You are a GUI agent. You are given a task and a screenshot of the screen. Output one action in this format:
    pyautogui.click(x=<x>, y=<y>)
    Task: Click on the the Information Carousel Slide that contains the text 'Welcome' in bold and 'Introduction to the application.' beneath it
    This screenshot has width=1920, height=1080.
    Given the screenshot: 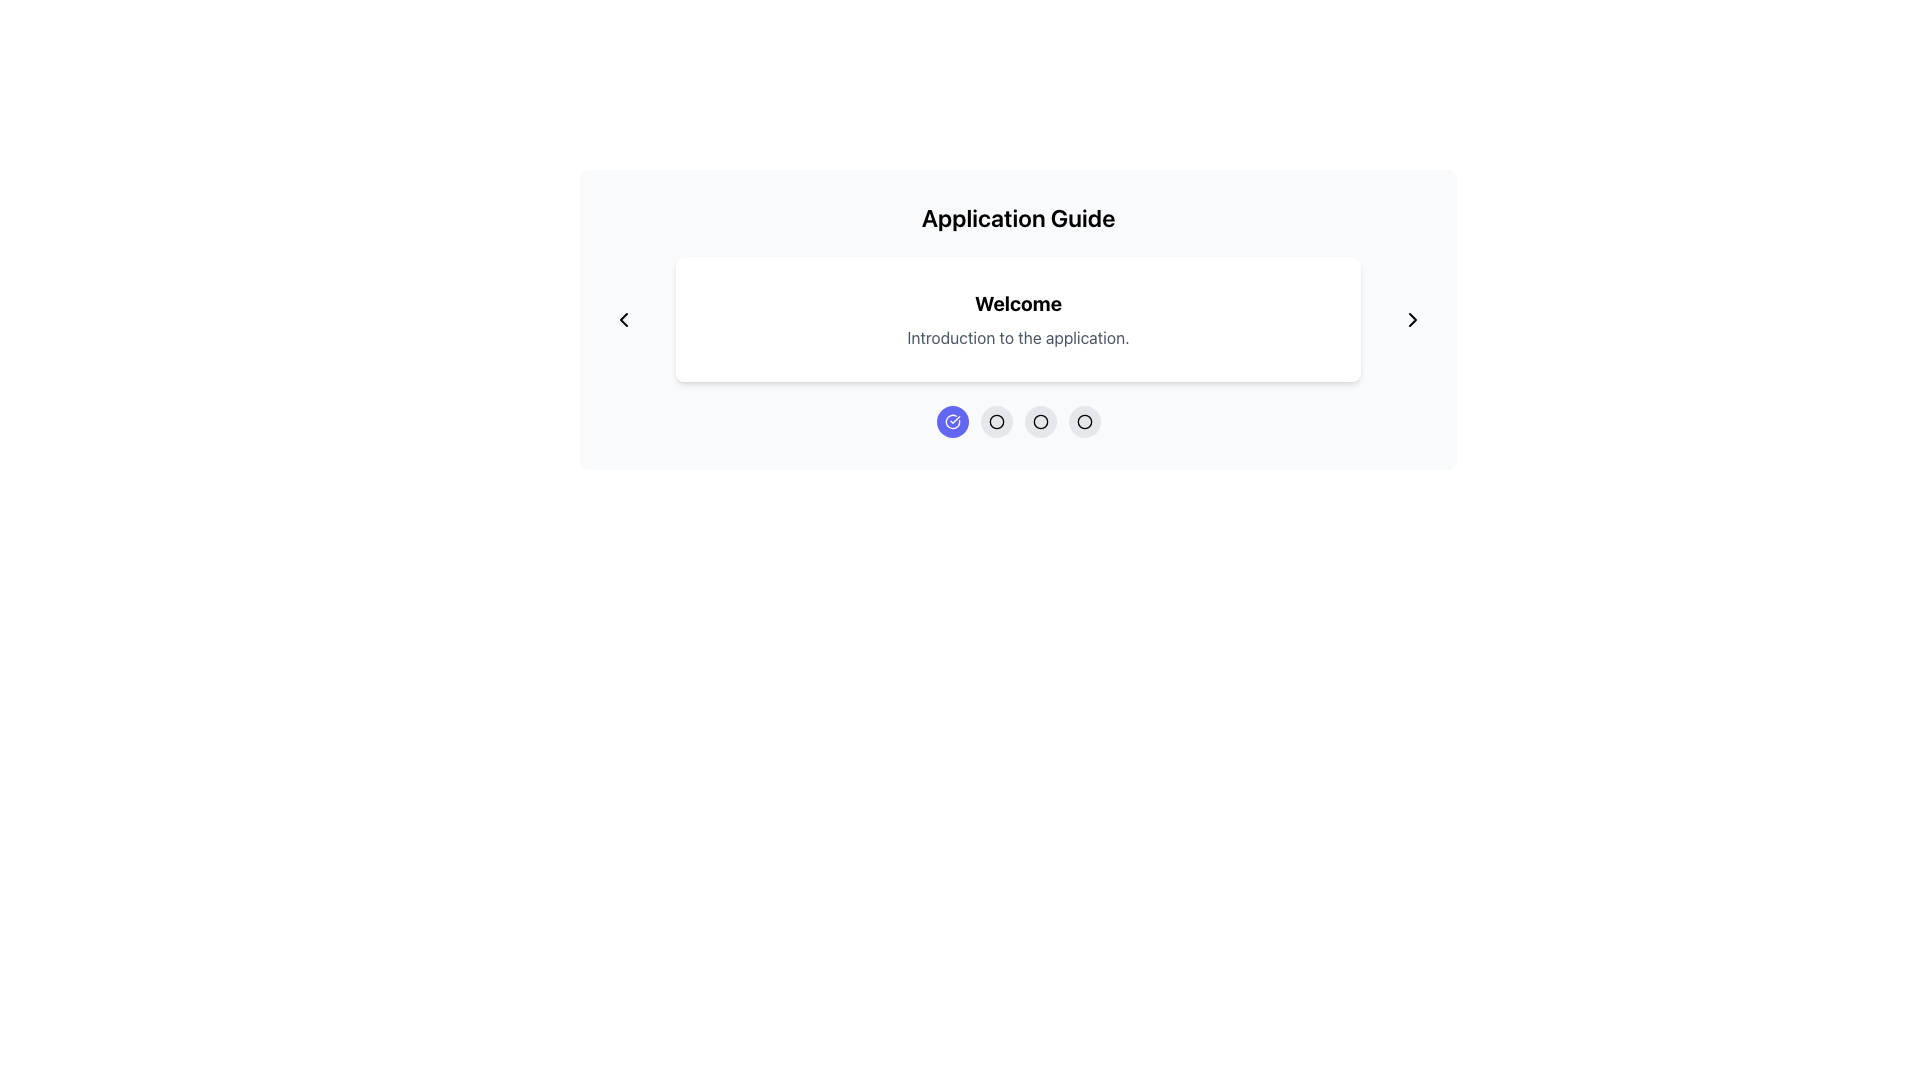 What is the action you would take?
    pyautogui.click(x=1018, y=319)
    